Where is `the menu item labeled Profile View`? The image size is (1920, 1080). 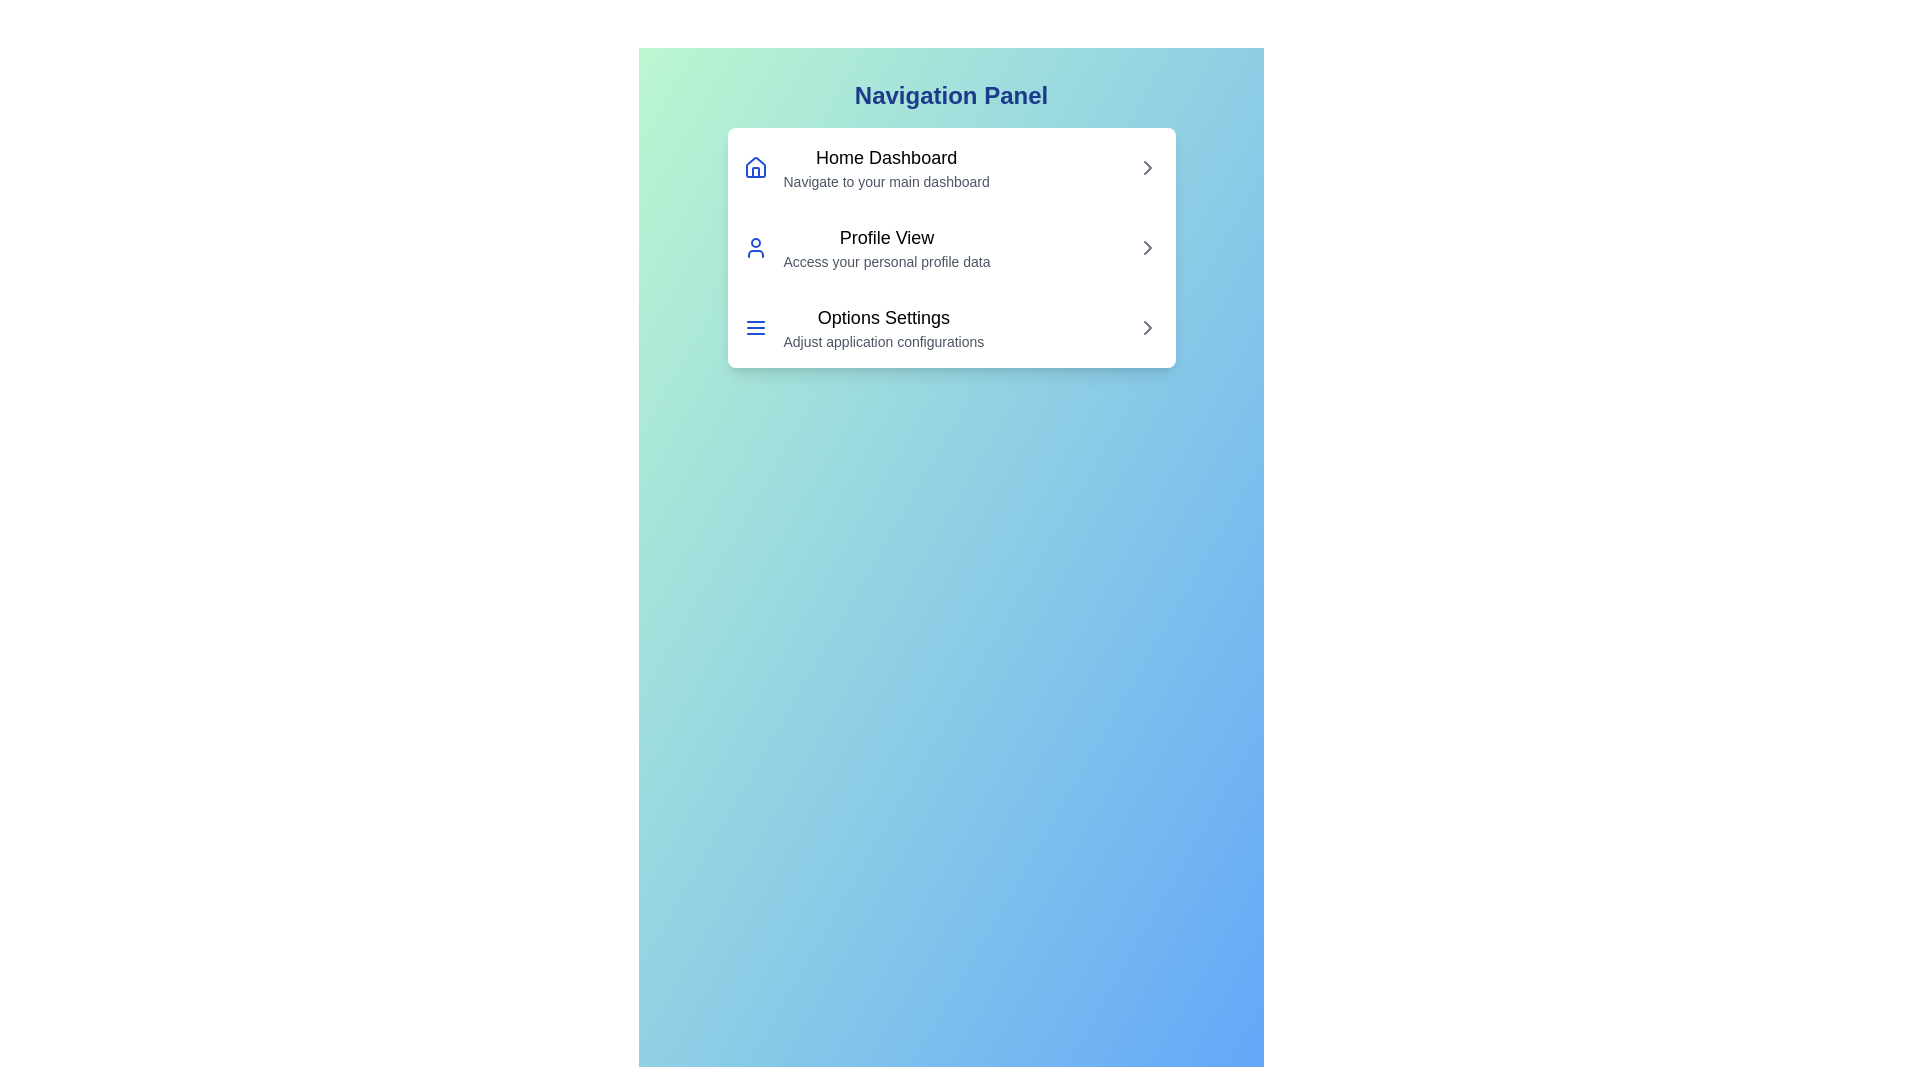
the menu item labeled Profile View is located at coordinates (950, 246).